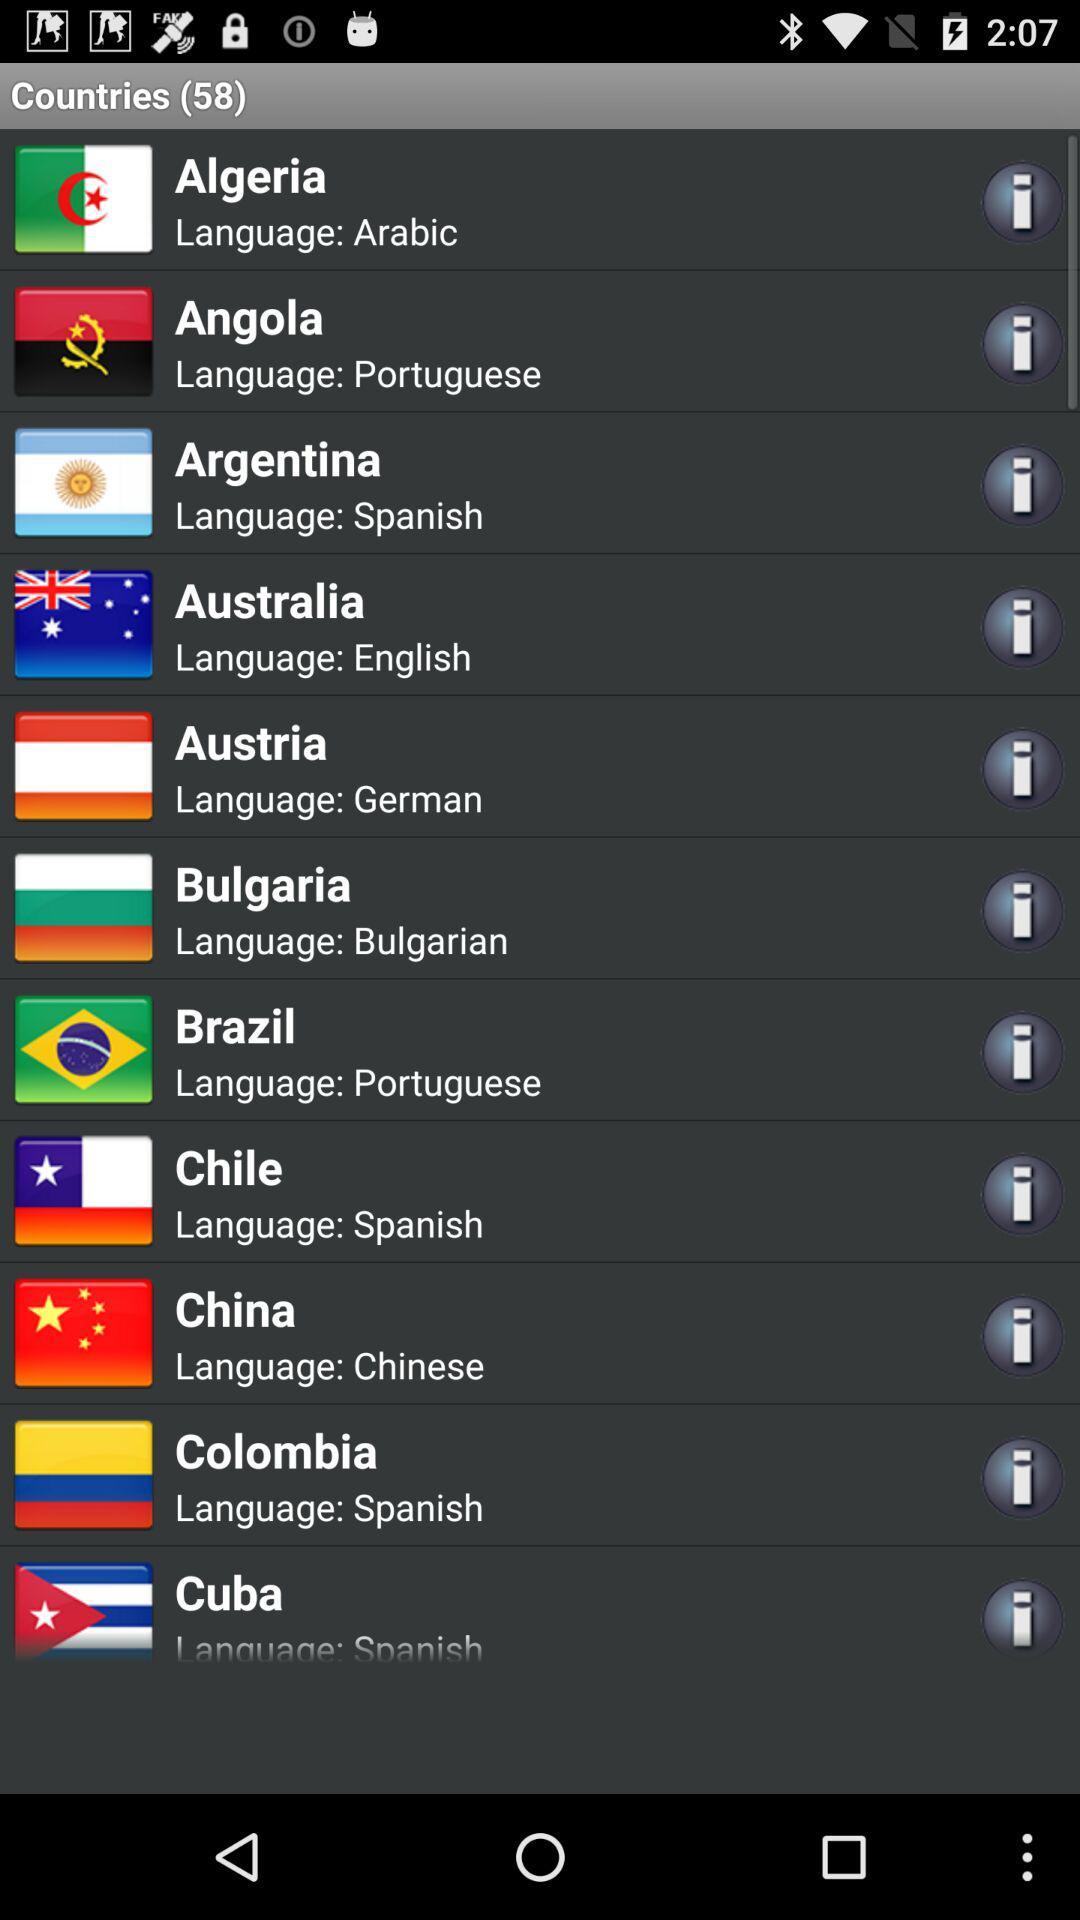 The height and width of the screenshot is (1920, 1080). What do you see at coordinates (429, 938) in the screenshot?
I see `app below bulgaria icon` at bounding box center [429, 938].